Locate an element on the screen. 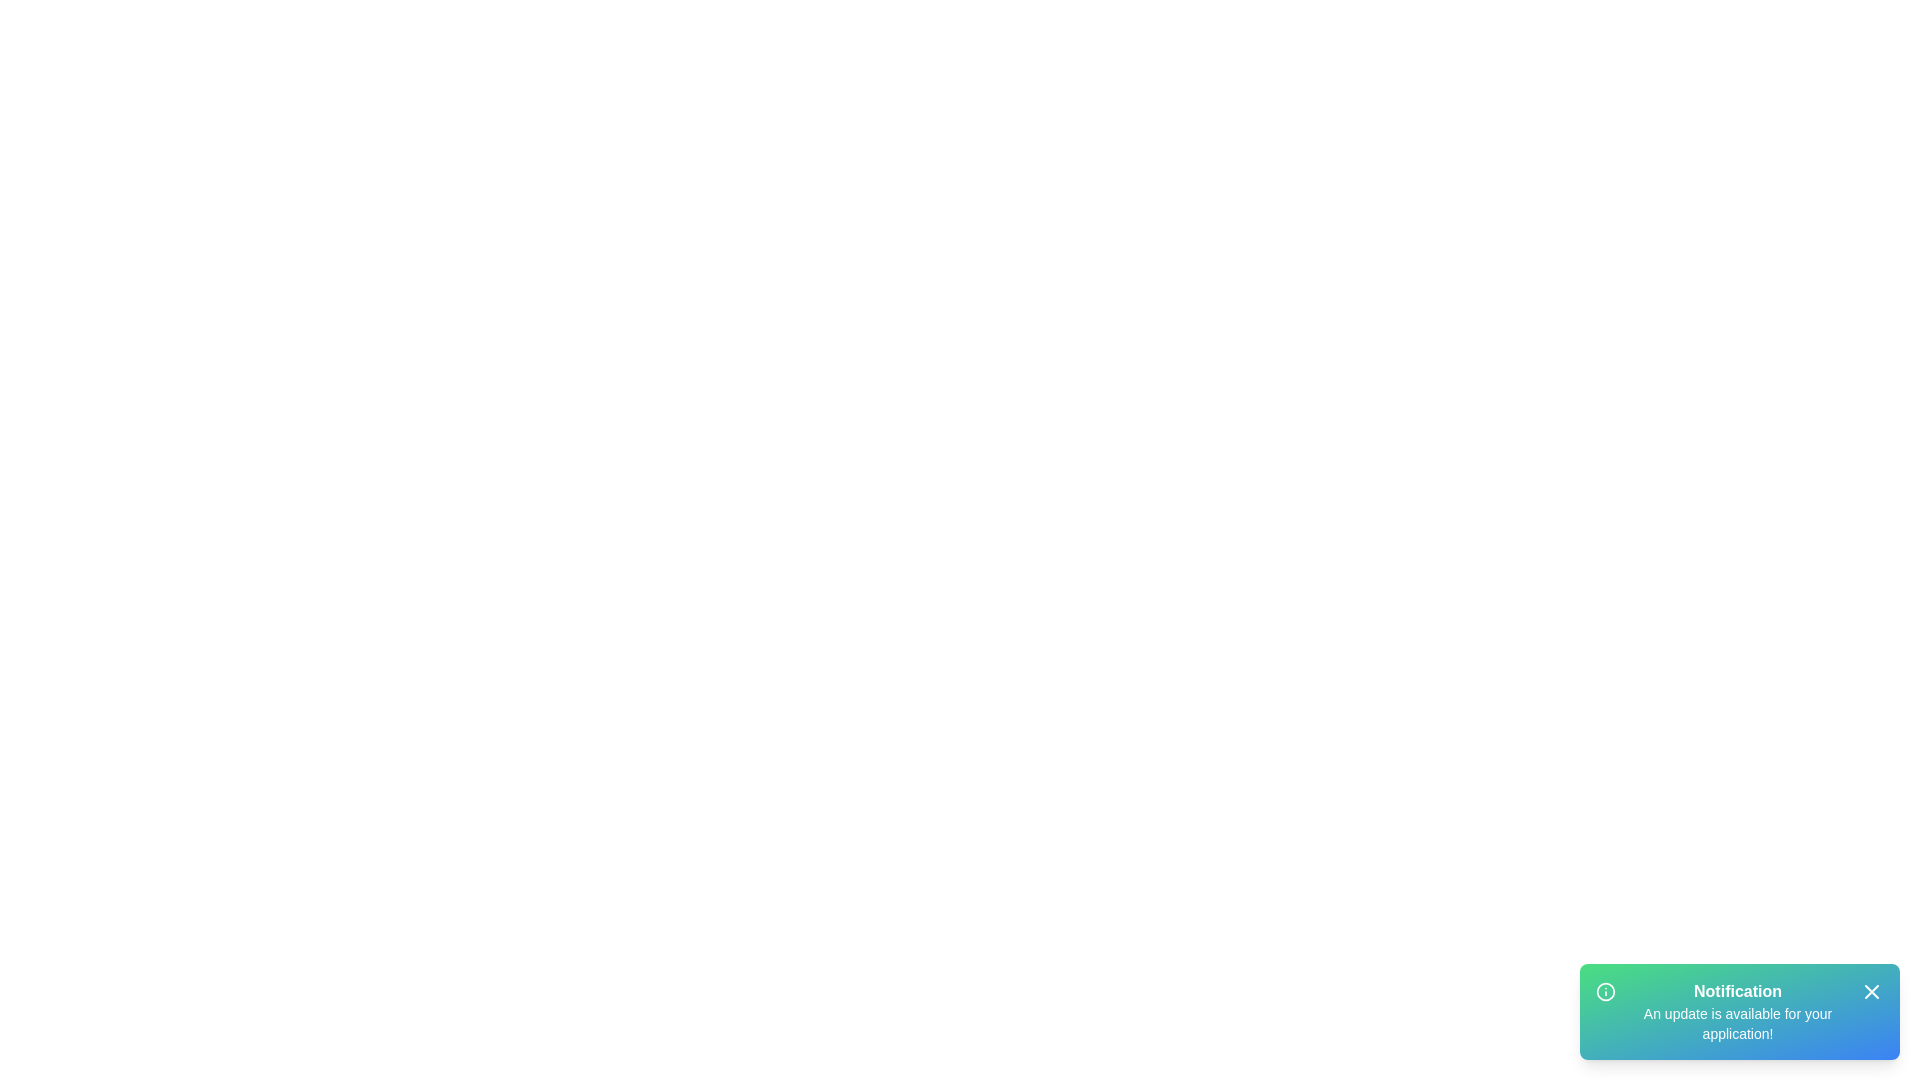 Image resolution: width=1920 pixels, height=1080 pixels. the close button of the snackbar to dismiss it is located at coordinates (1871, 991).